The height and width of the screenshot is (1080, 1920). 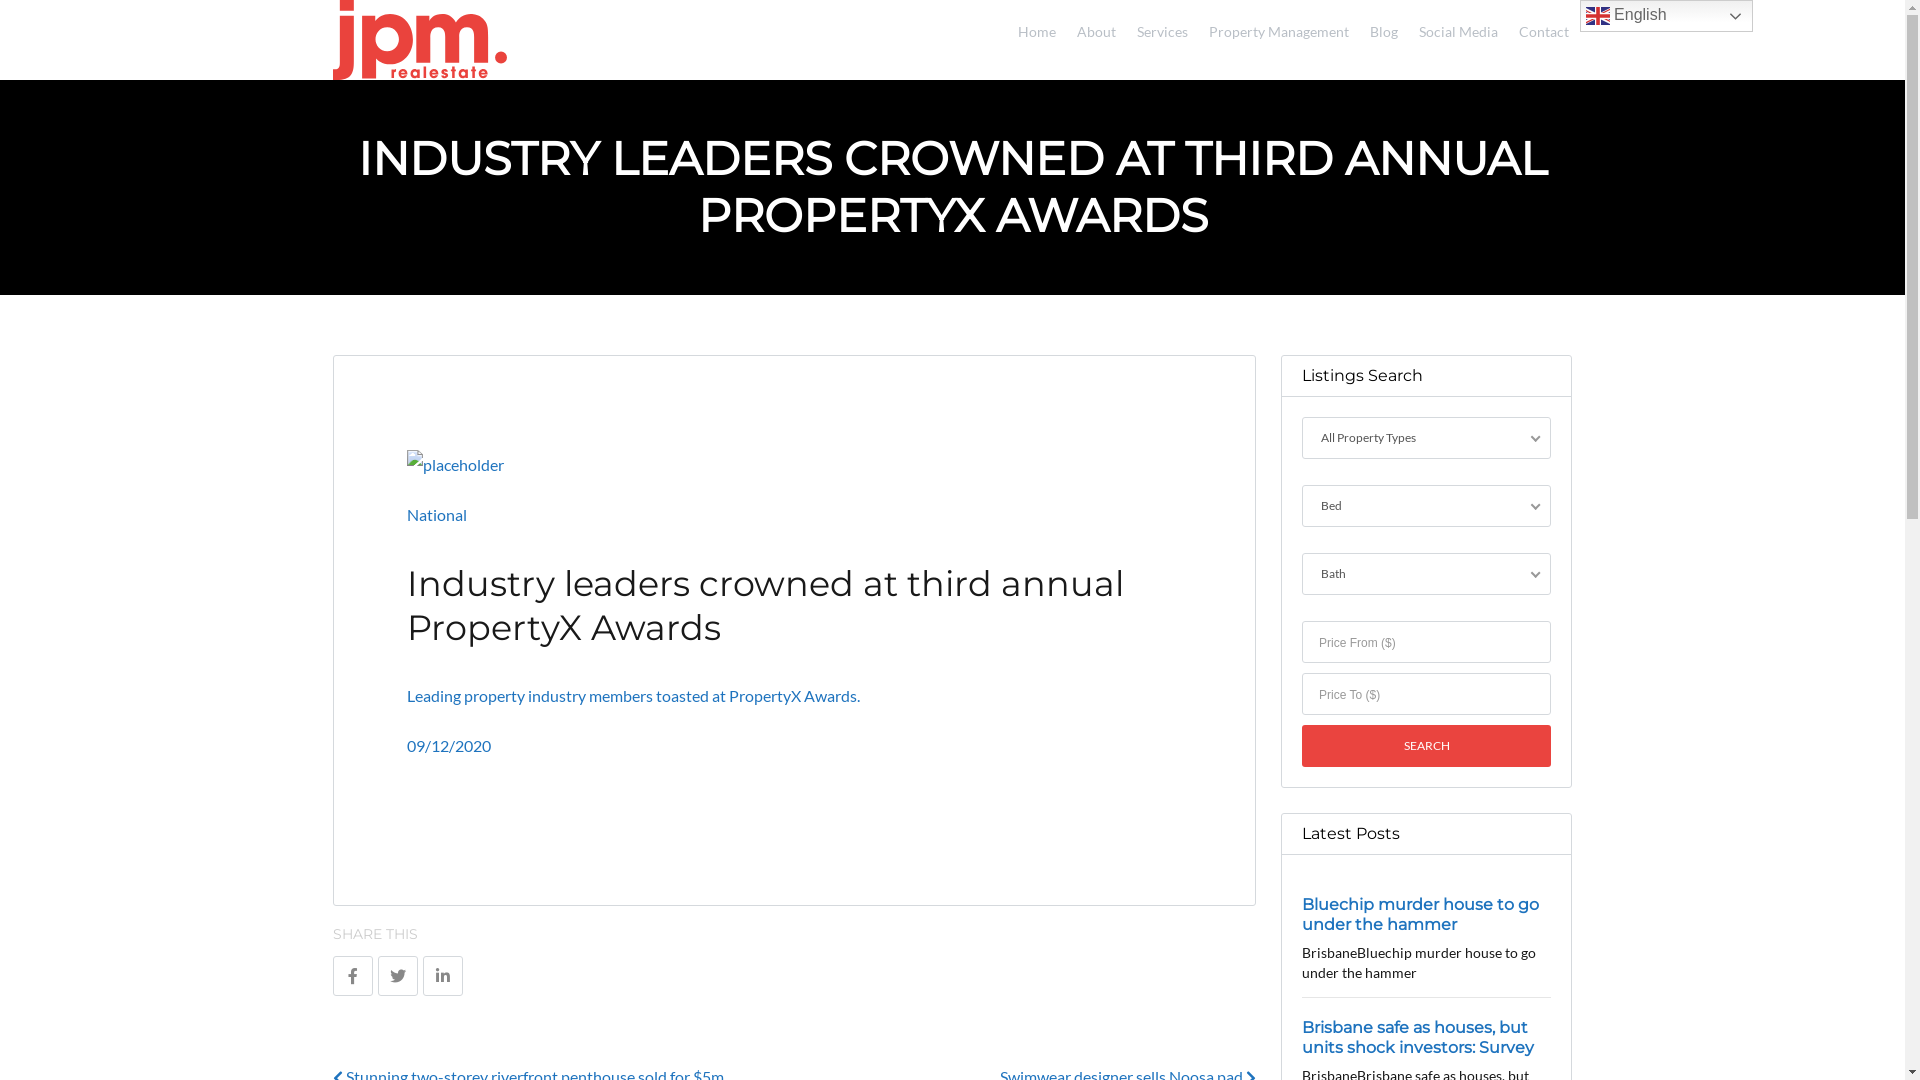 I want to click on 'English', so click(x=1578, y=15).